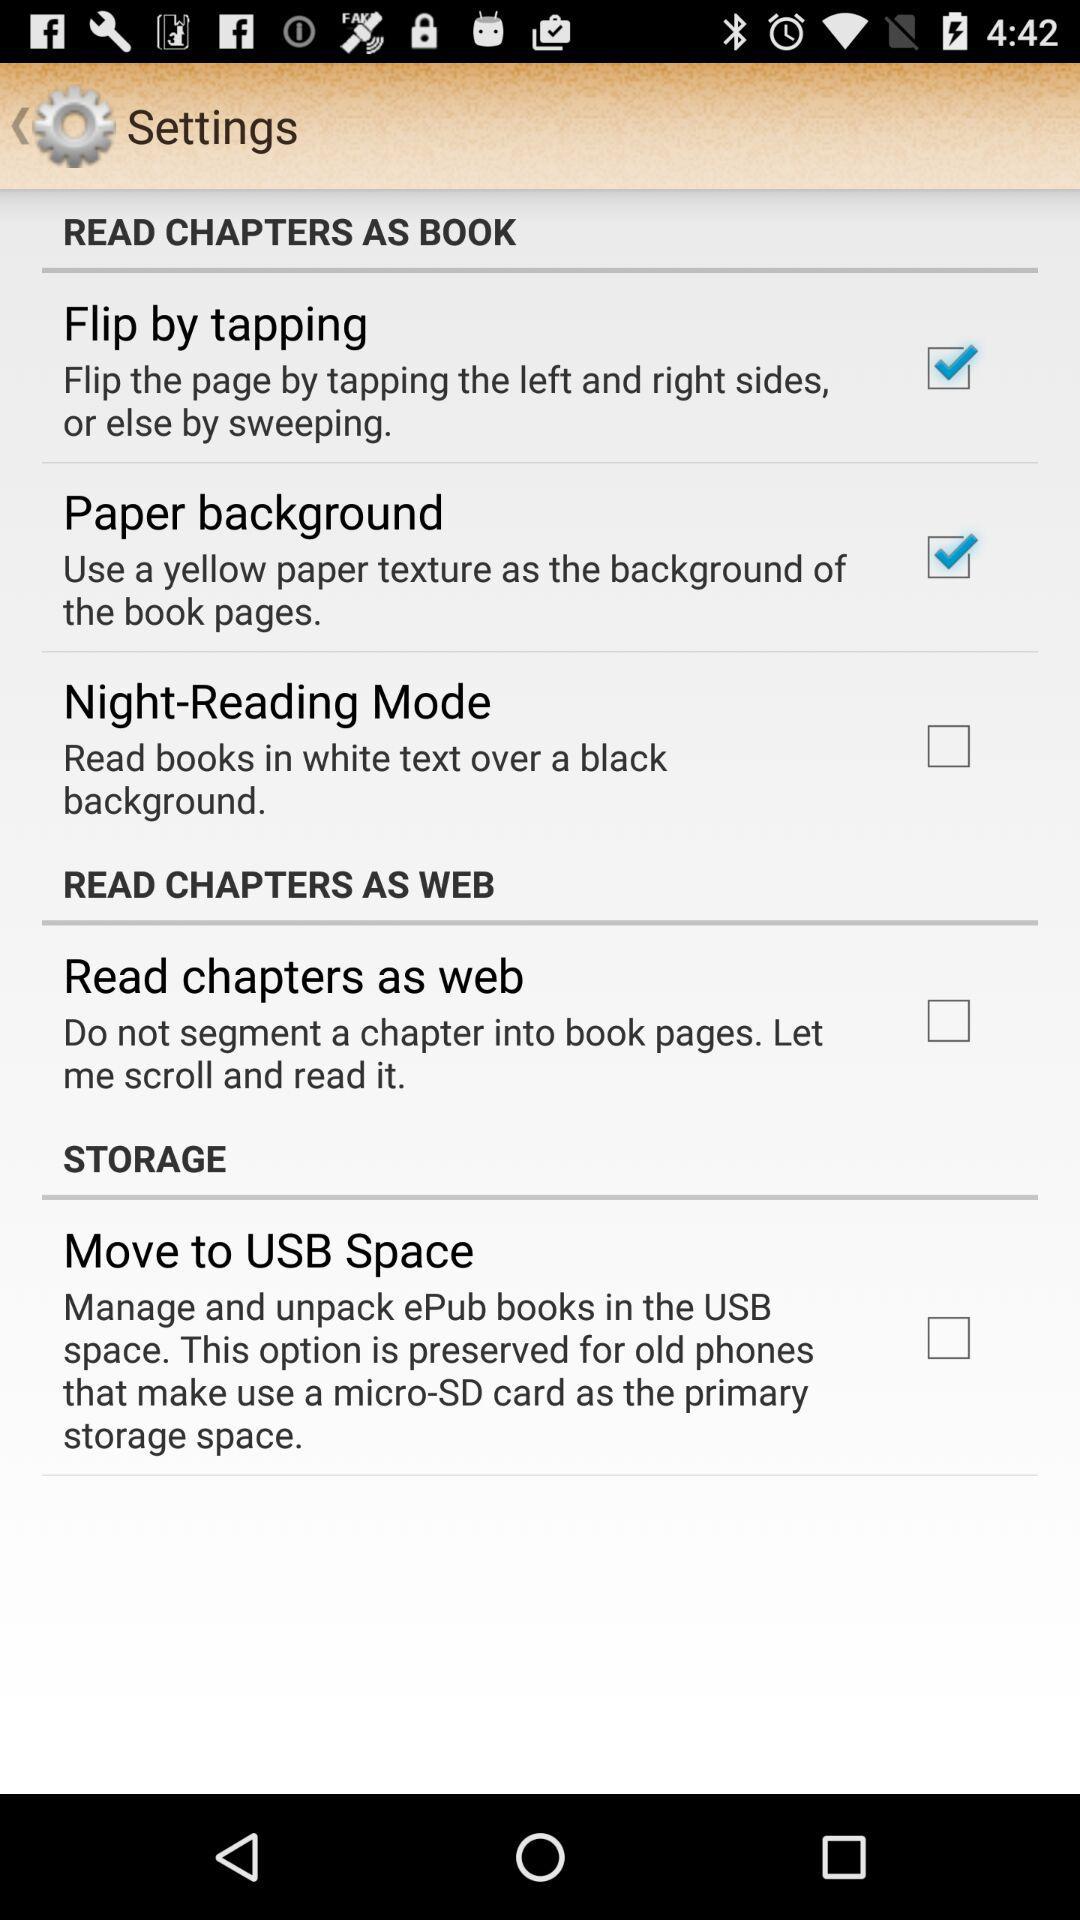  Describe the element at coordinates (277, 700) in the screenshot. I see `the night-reading mode icon` at that location.